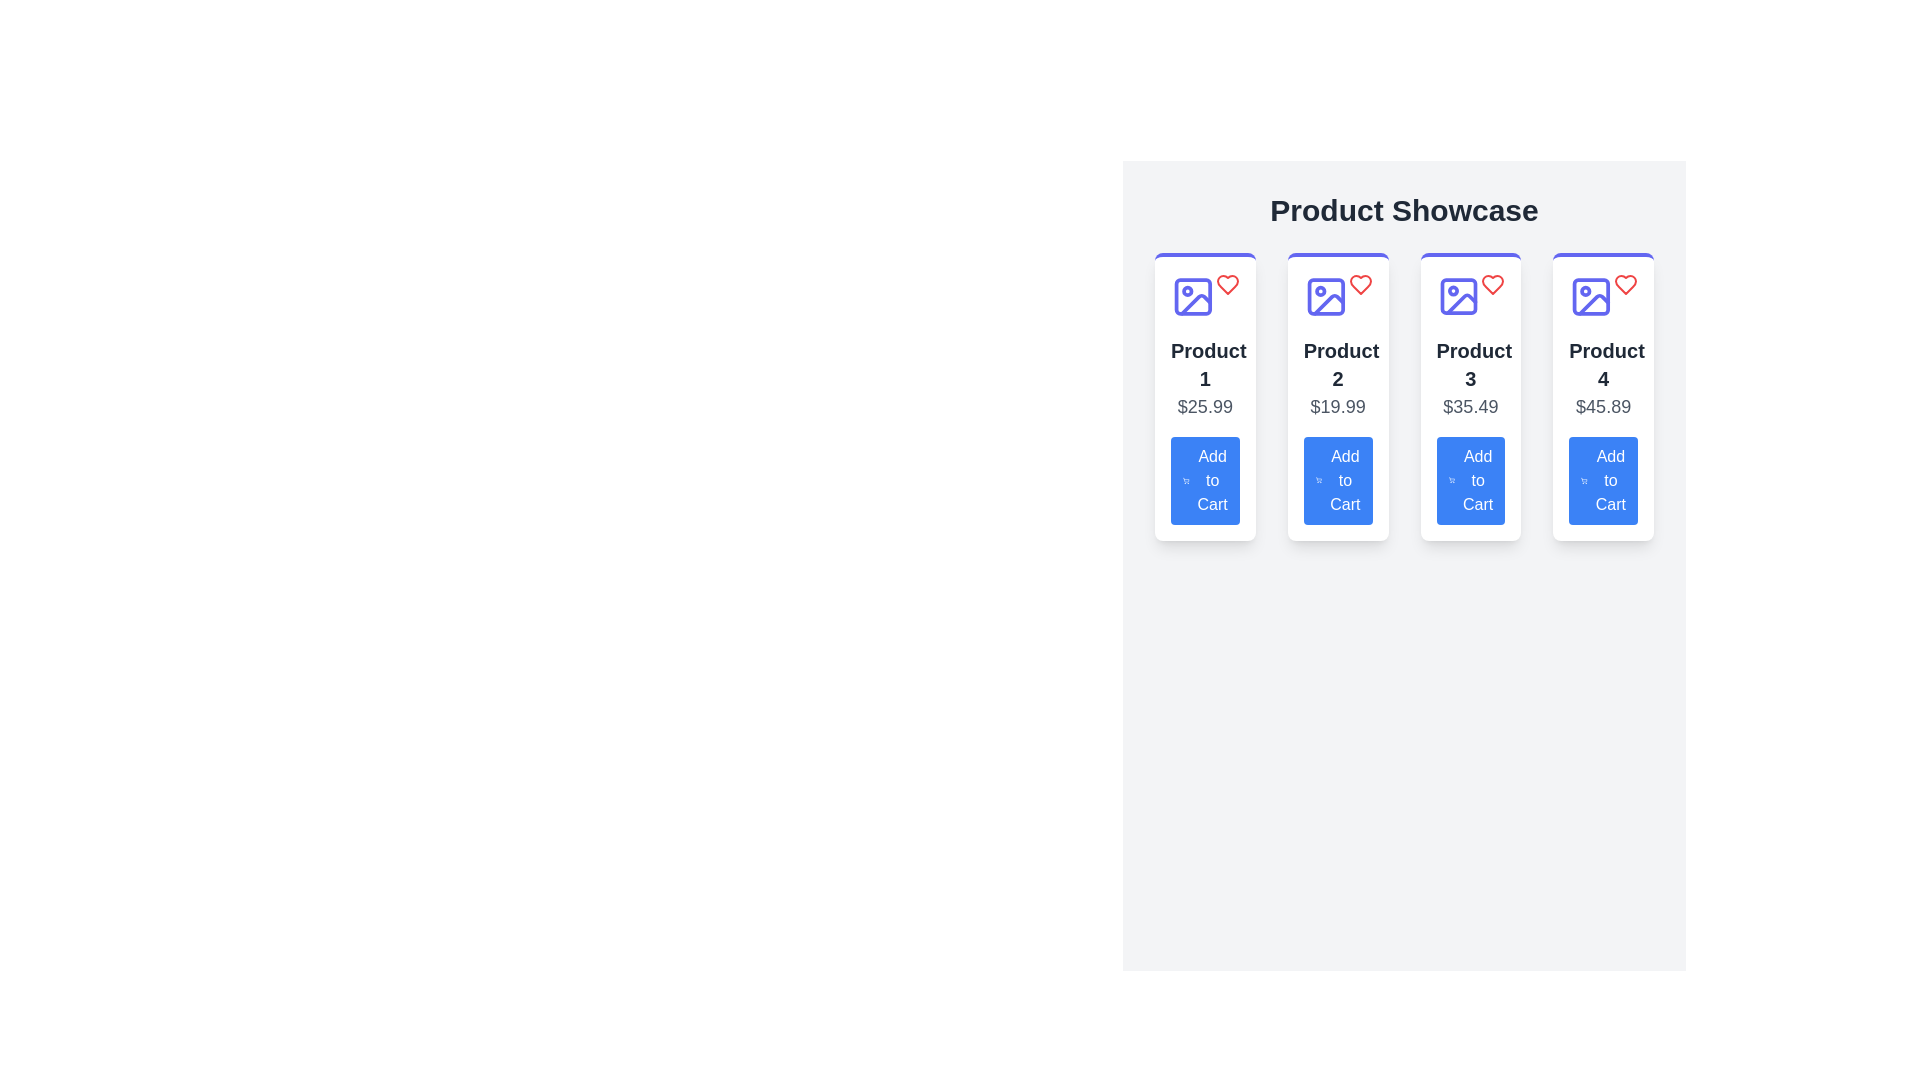  Describe the element at coordinates (1458, 297) in the screenshot. I see `the static icon representing 'Product 3' located in the top-left region of the 'Product 3' card, which is the third card in the horizontal 'Product Showcase' grid` at that location.